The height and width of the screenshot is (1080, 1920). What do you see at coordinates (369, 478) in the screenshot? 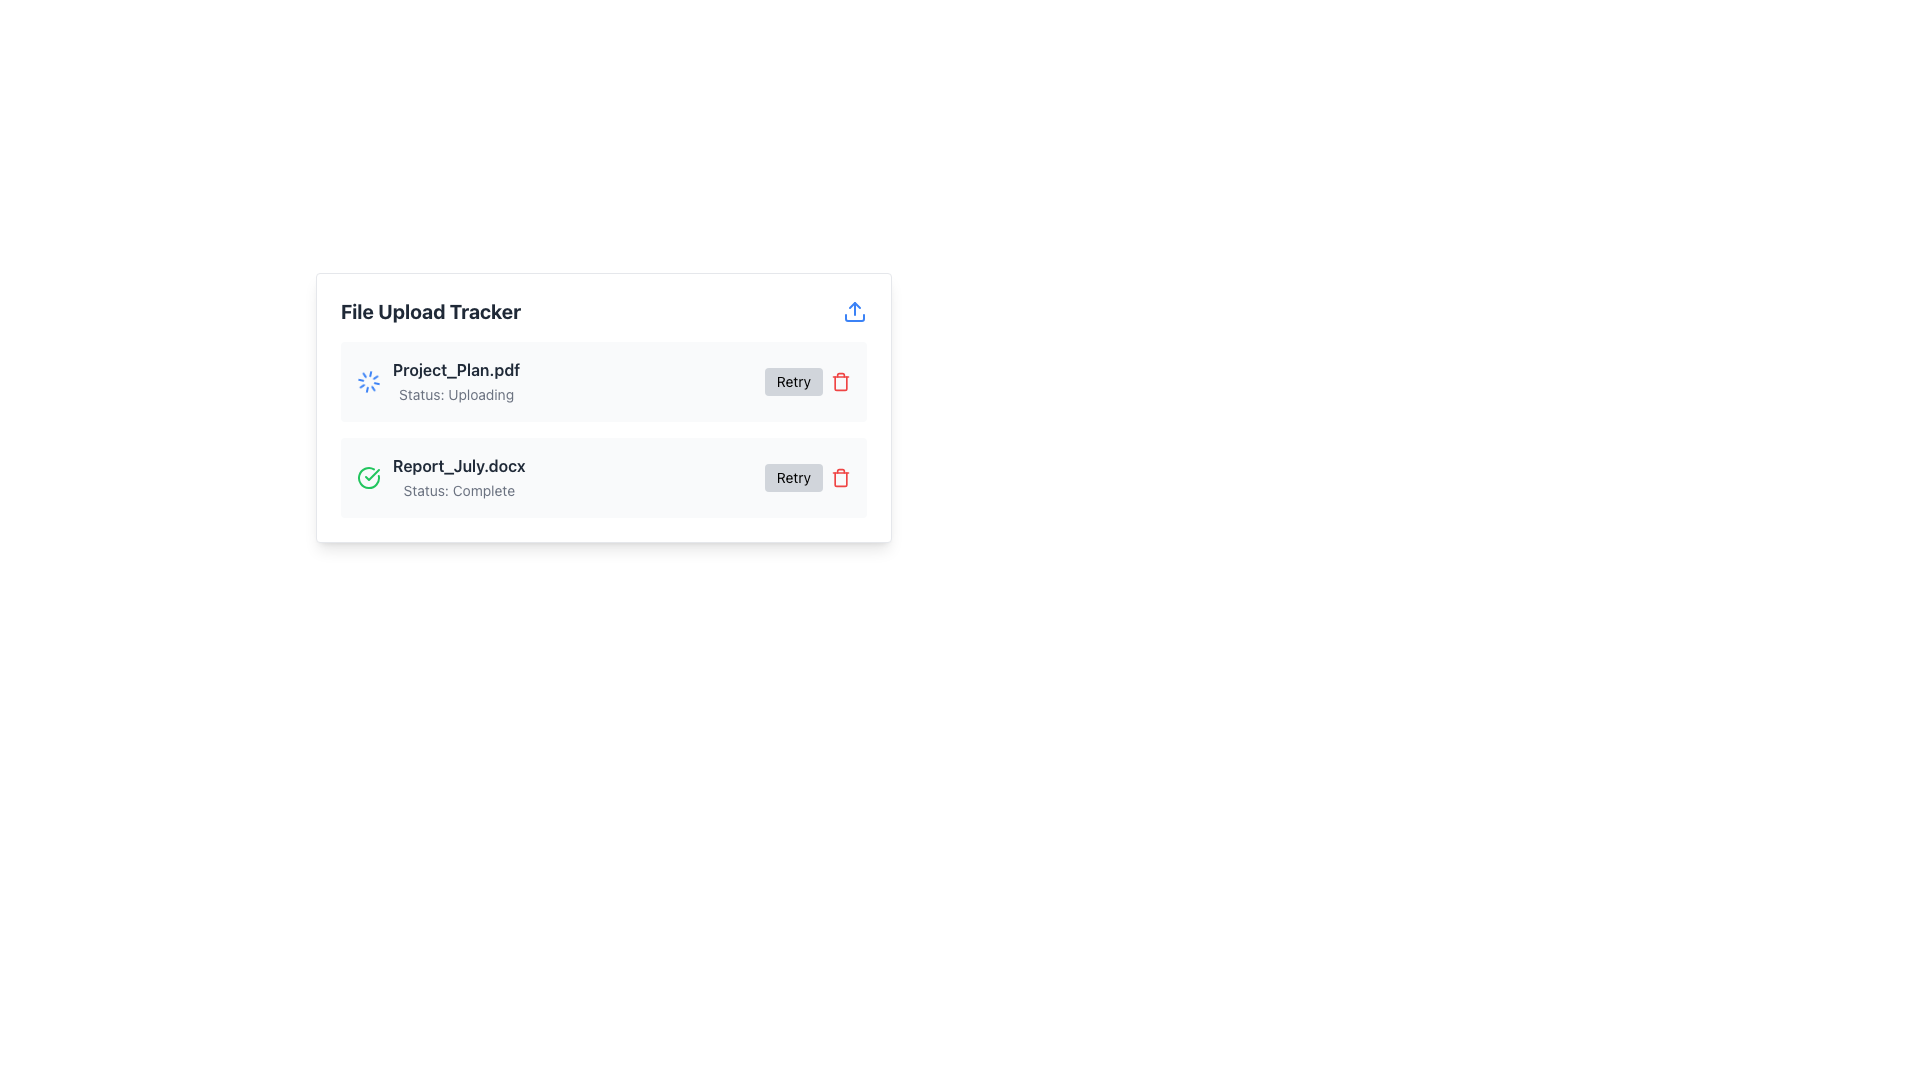
I see `the status indicator icon for the file 'Report_July.docx', which signifies that the file has been successfully uploaded and is located to the left of the text 'Report_July.docx Status: Complete'` at bounding box center [369, 478].